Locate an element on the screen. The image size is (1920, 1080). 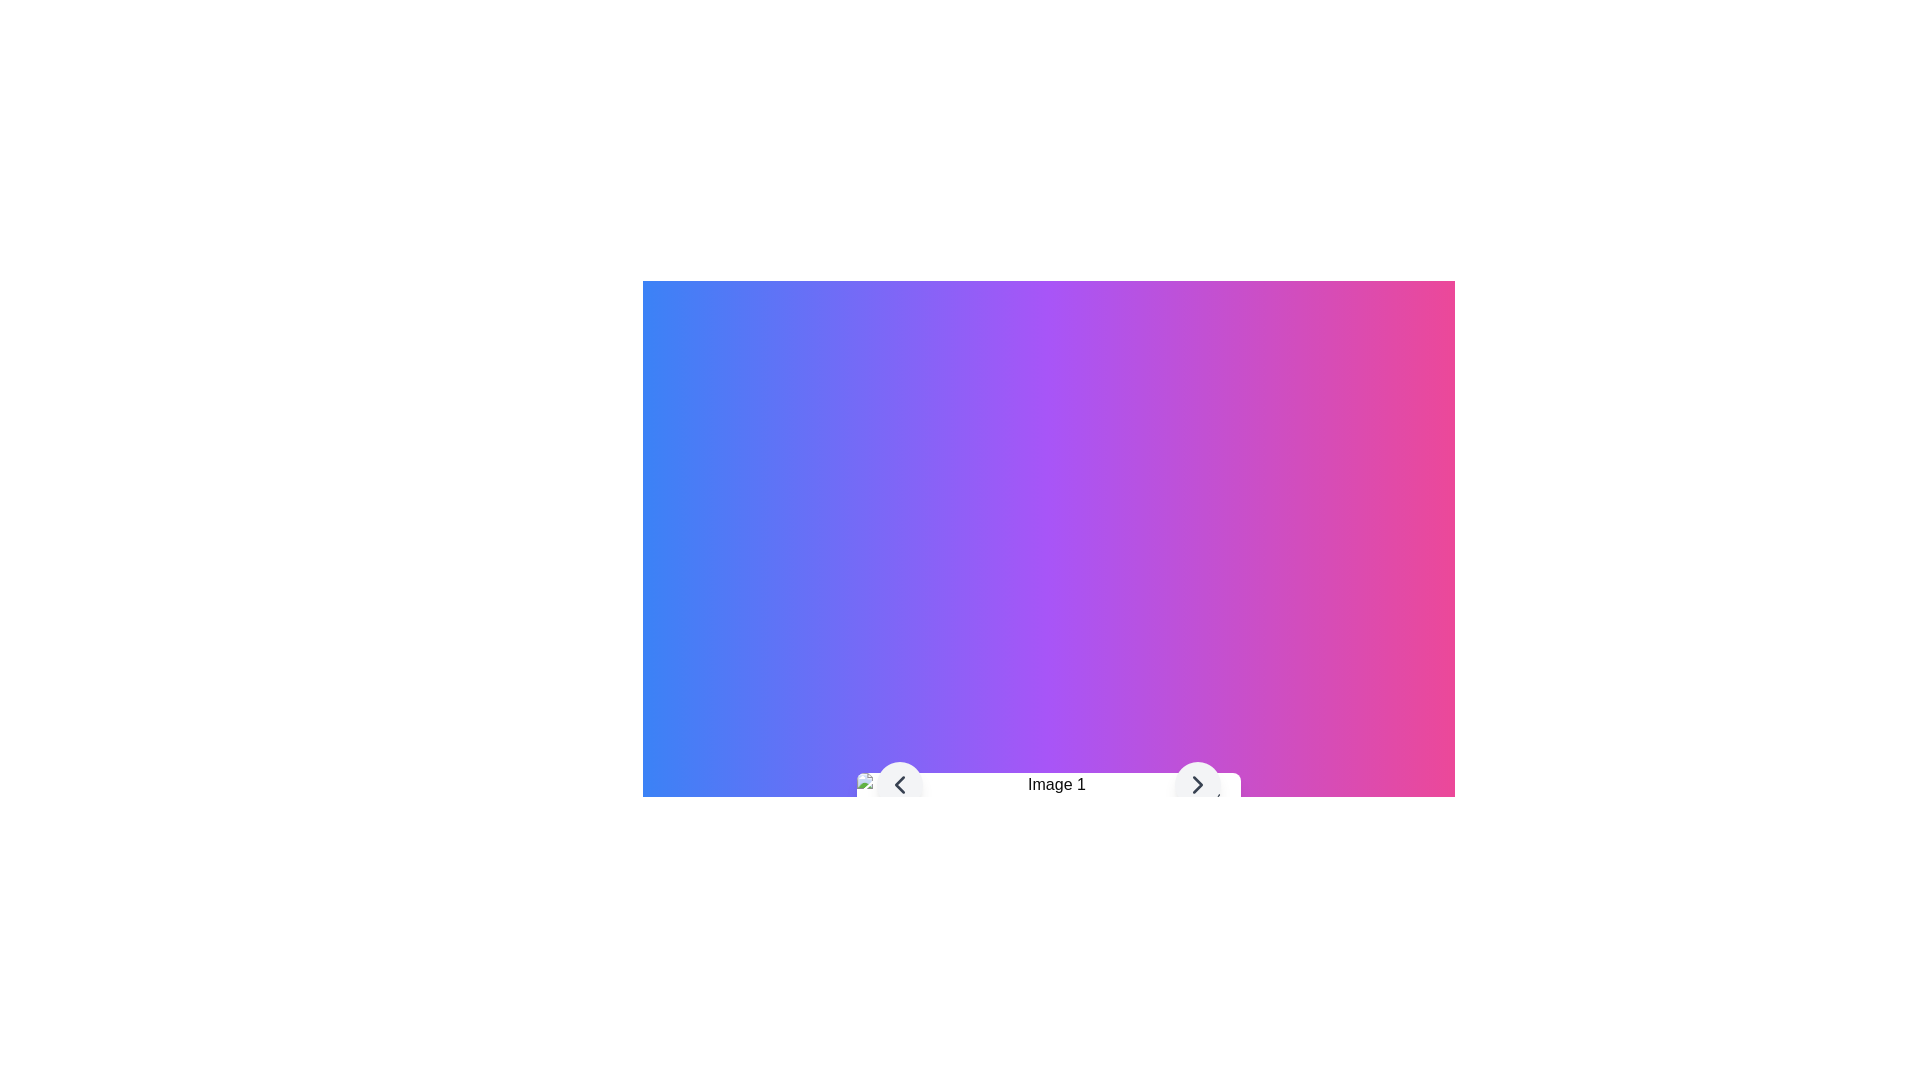
the triangular chevron or arrowhead graphic element, which is styled in a solid dark color and positioned at the bottom-right corner of the interface is located at coordinates (1198, 784).